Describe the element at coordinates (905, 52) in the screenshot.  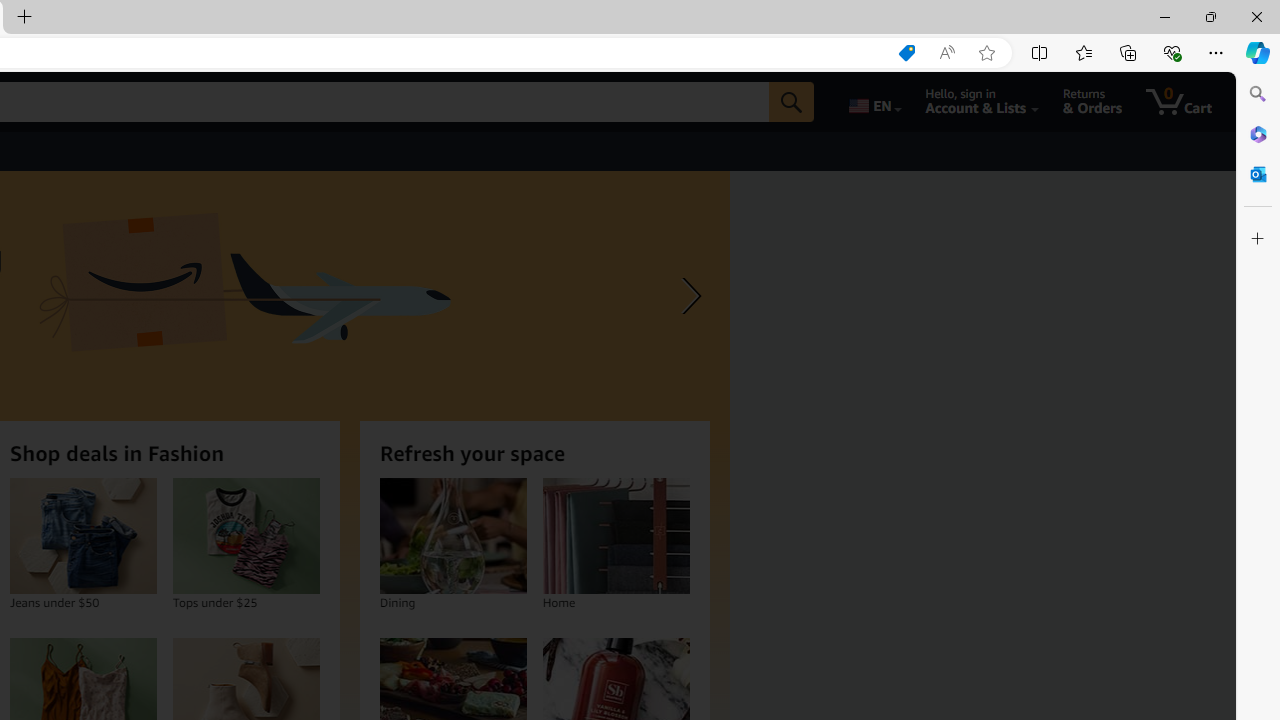
I see `'Shopping in Microsoft Edge'` at that location.